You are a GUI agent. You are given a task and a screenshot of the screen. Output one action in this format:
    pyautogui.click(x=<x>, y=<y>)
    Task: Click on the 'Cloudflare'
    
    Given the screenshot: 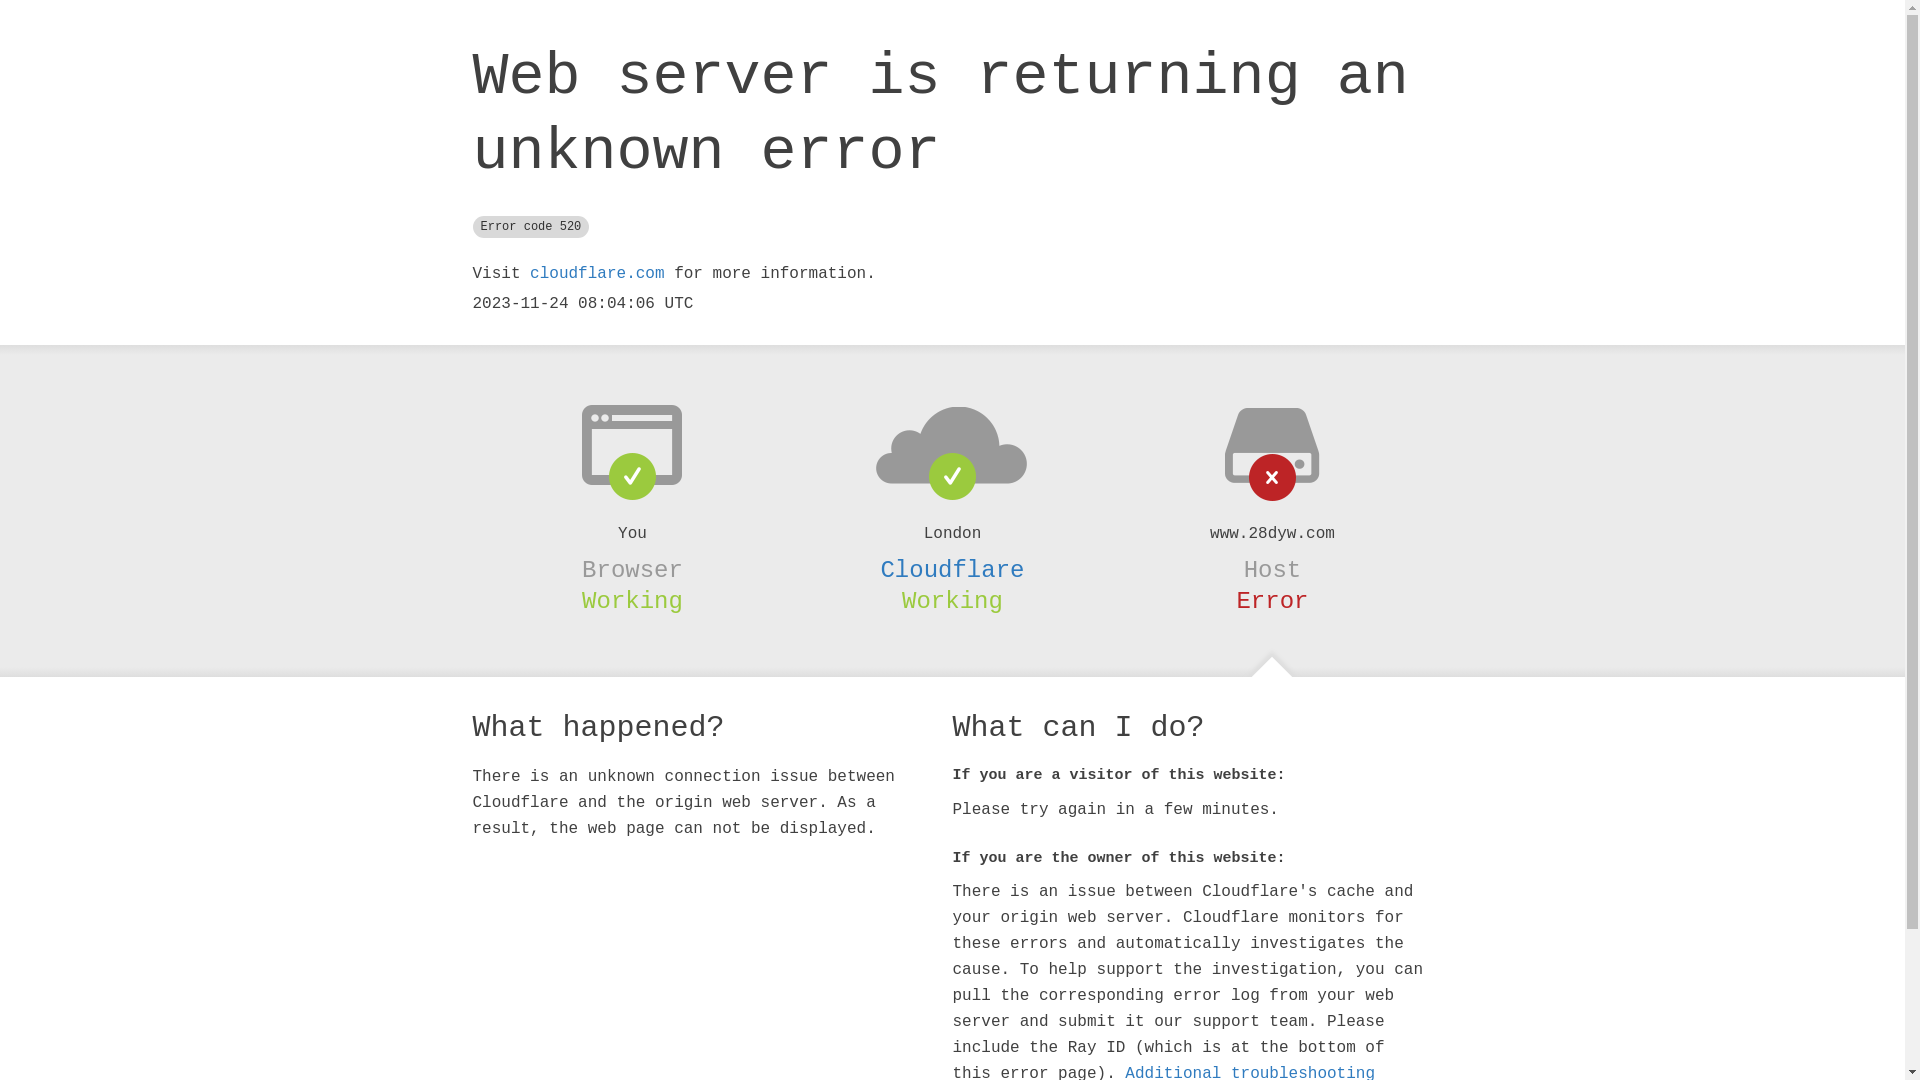 What is the action you would take?
    pyautogui.click(x=879, y=570)
    